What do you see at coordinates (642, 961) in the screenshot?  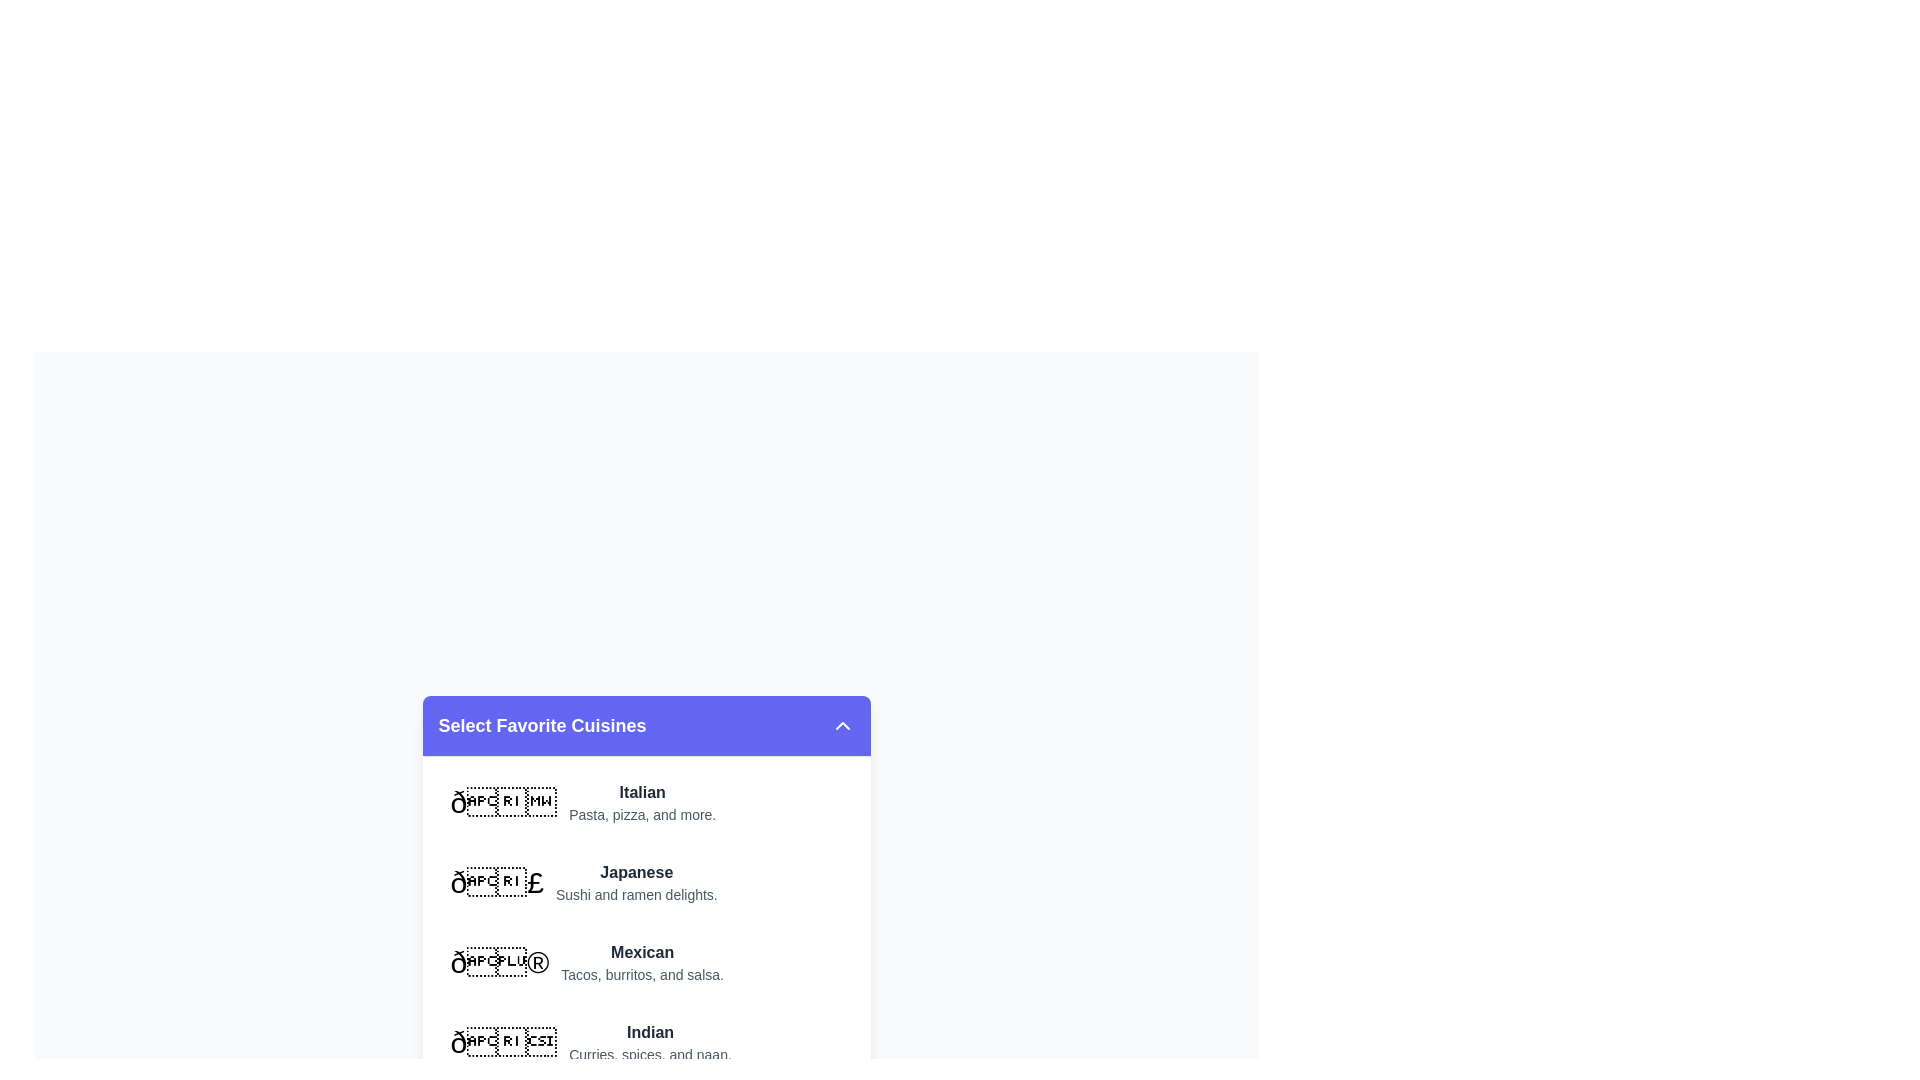 I see `the 'Mexican' text display element in the 'Select Favorite Cuisines' menu, which is the third entry in the list, aligned with a circular emoji` at bounding box center [642, 961].